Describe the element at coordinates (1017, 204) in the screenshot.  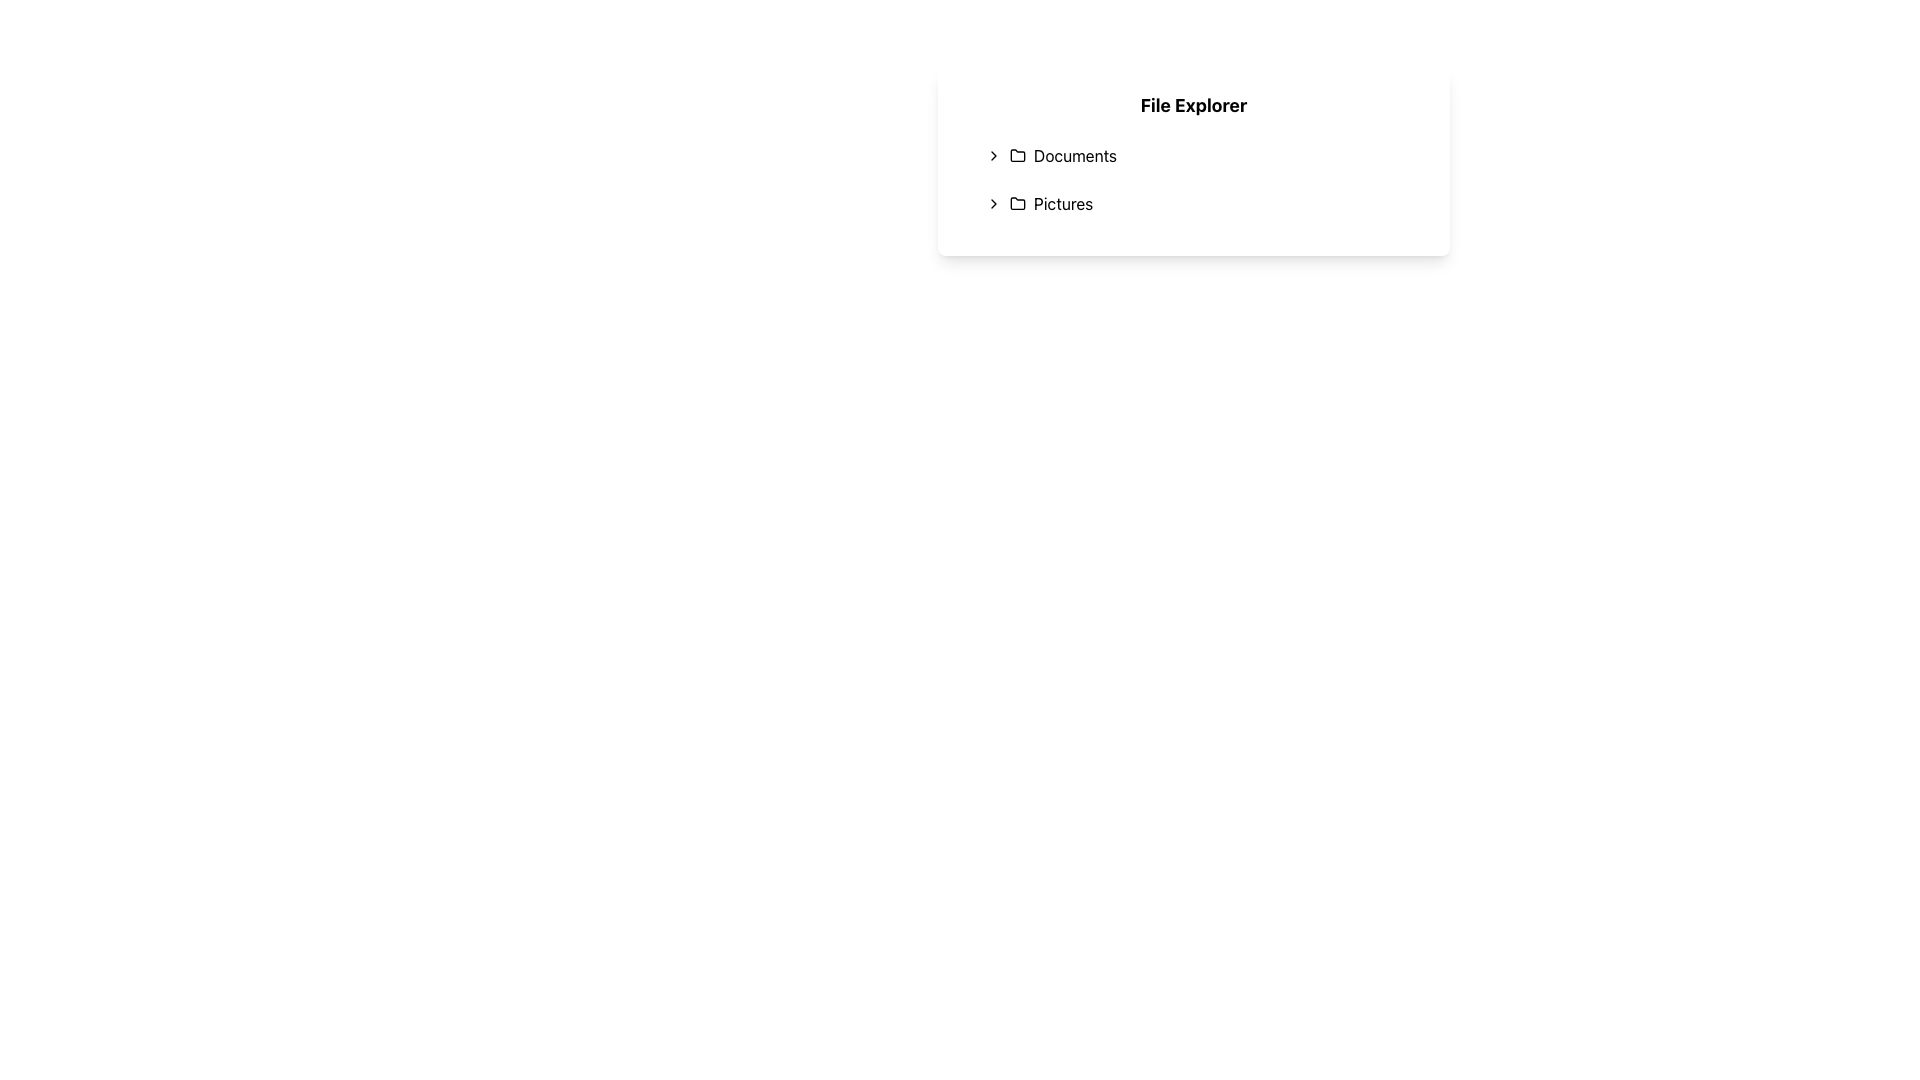
I see `the folder icon representing the 'Pictures' directory` at that location.